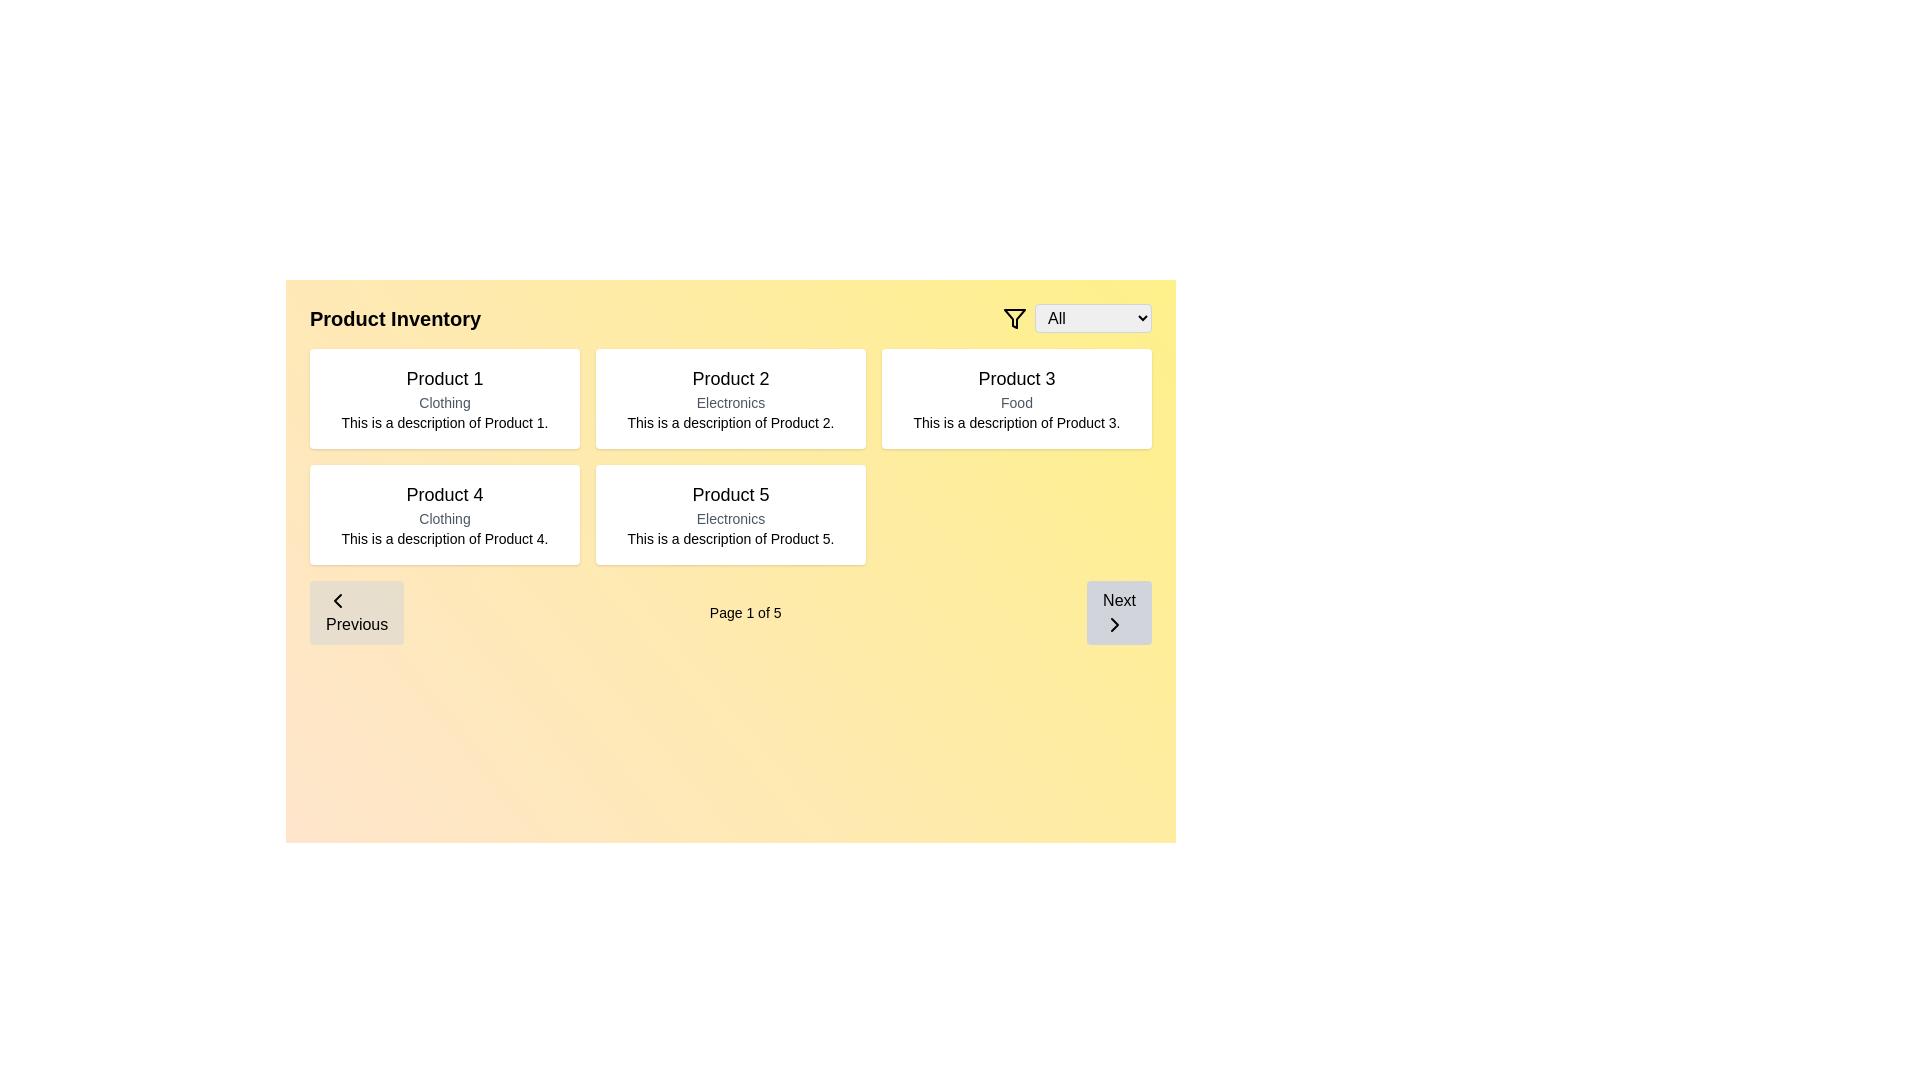  What do you see at coordinates (337, 600) in the screenshot?
I see `the chevron-left SVG icon located within the 'Previous' button at the bottom-left section of the interface` at bounding box center [337, 600].